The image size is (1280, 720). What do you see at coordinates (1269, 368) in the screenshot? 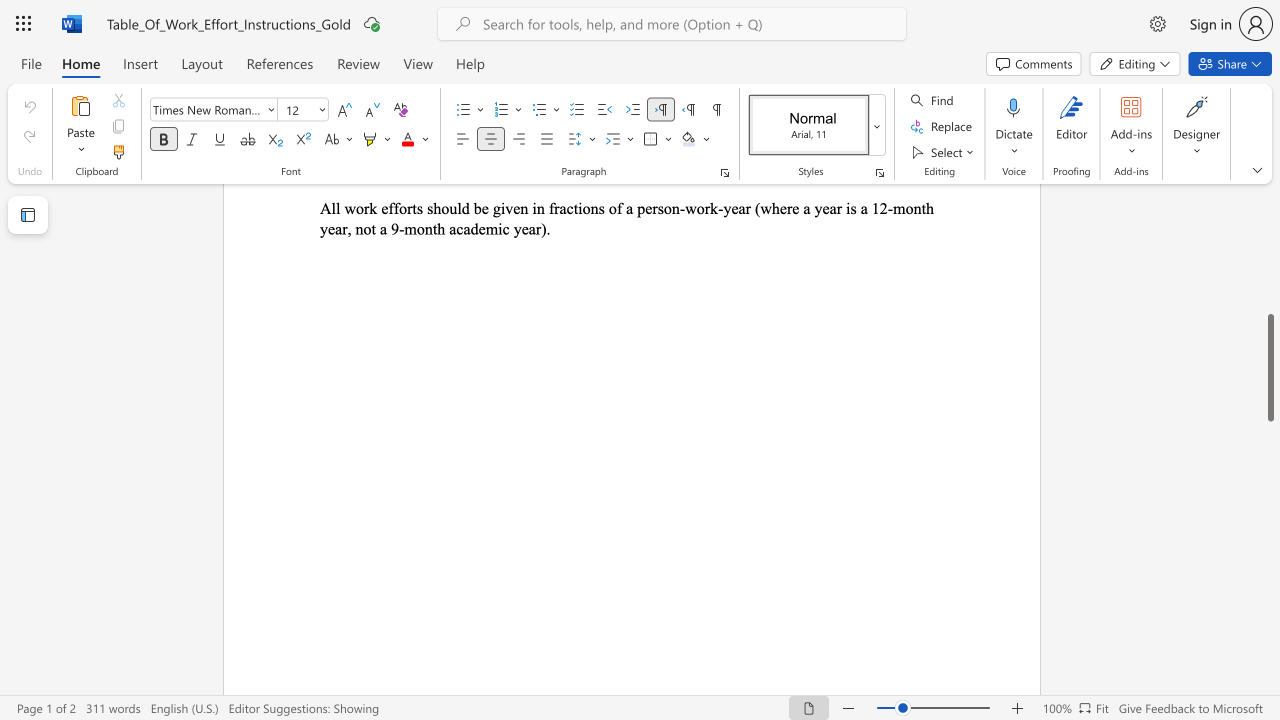
I see `the scrollbar and move down 430 pixels` at bounding box center [1269, 368].